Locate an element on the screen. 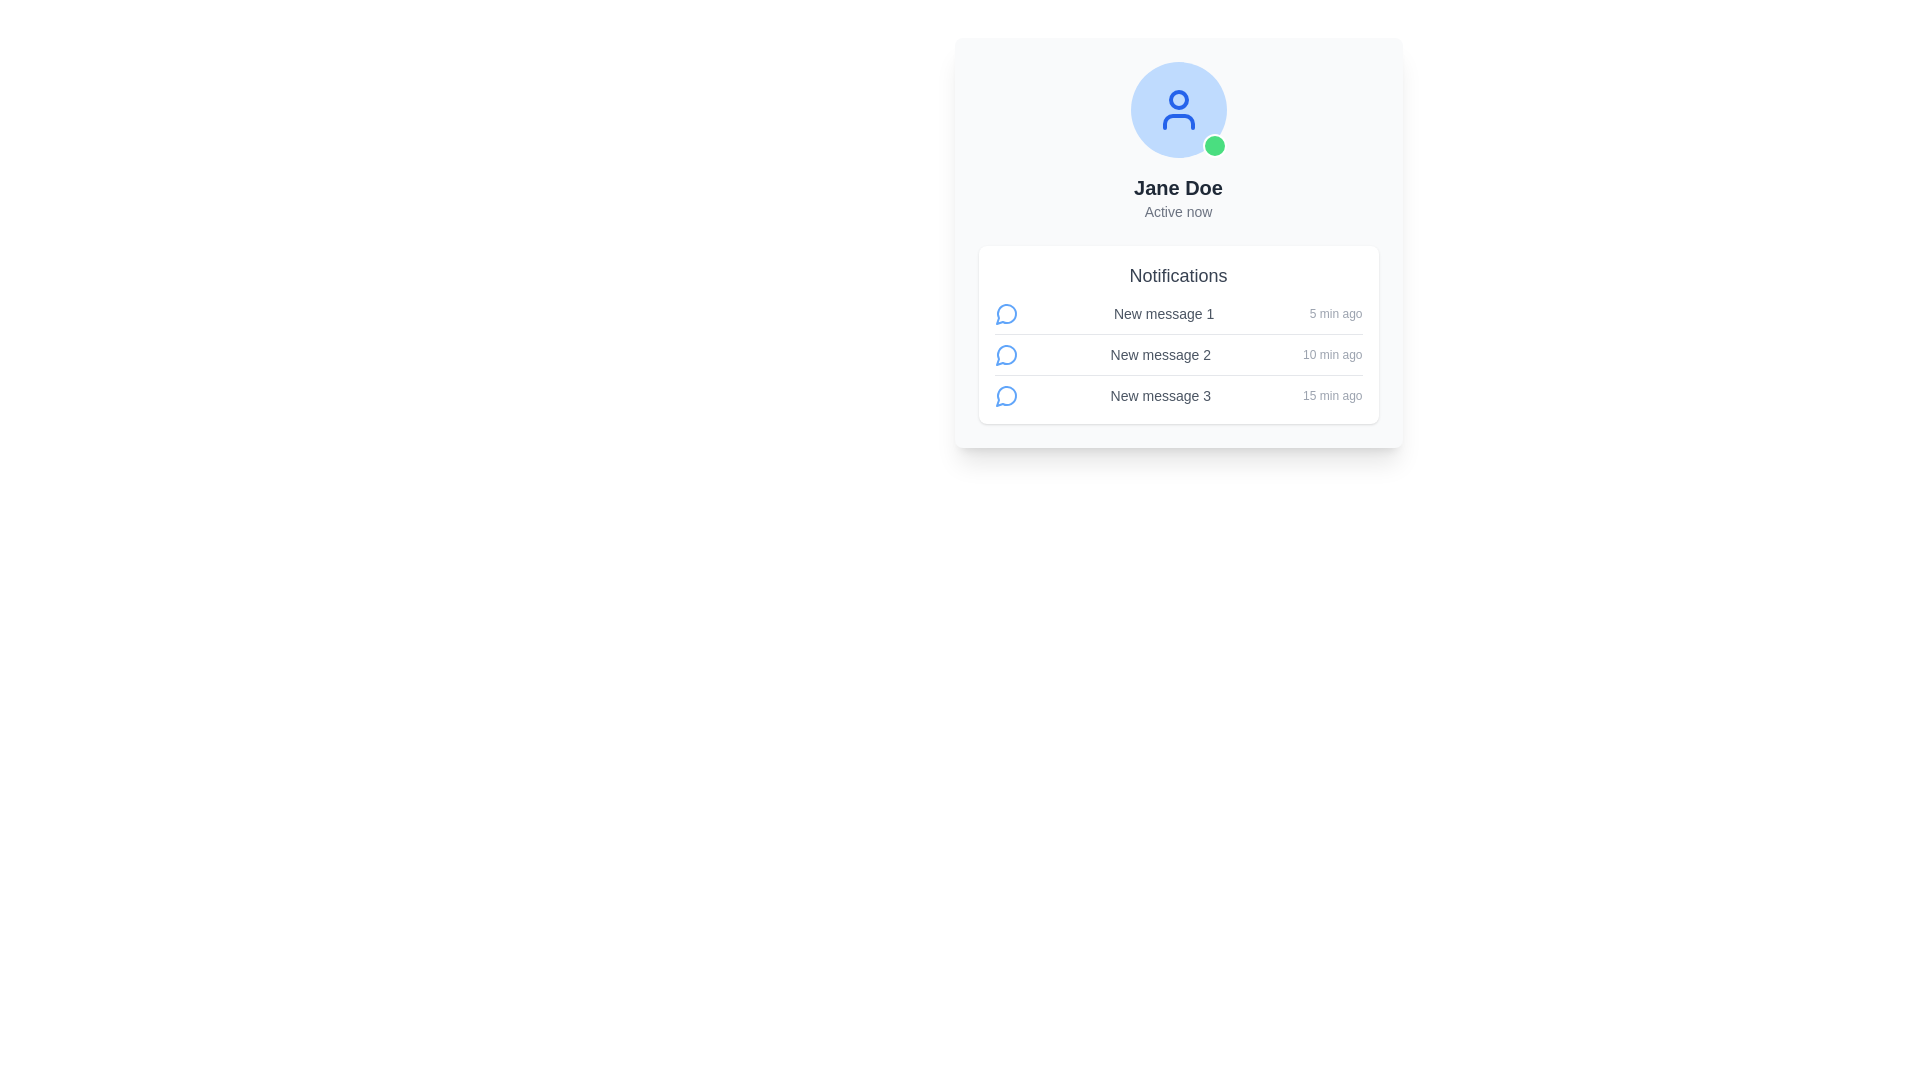  the text label displaying '15 min ago' in light gray color located in the rightmost area of the interactive notification panel, adjacent to the 'New message 3' label is located at coordinates (1332, 396).